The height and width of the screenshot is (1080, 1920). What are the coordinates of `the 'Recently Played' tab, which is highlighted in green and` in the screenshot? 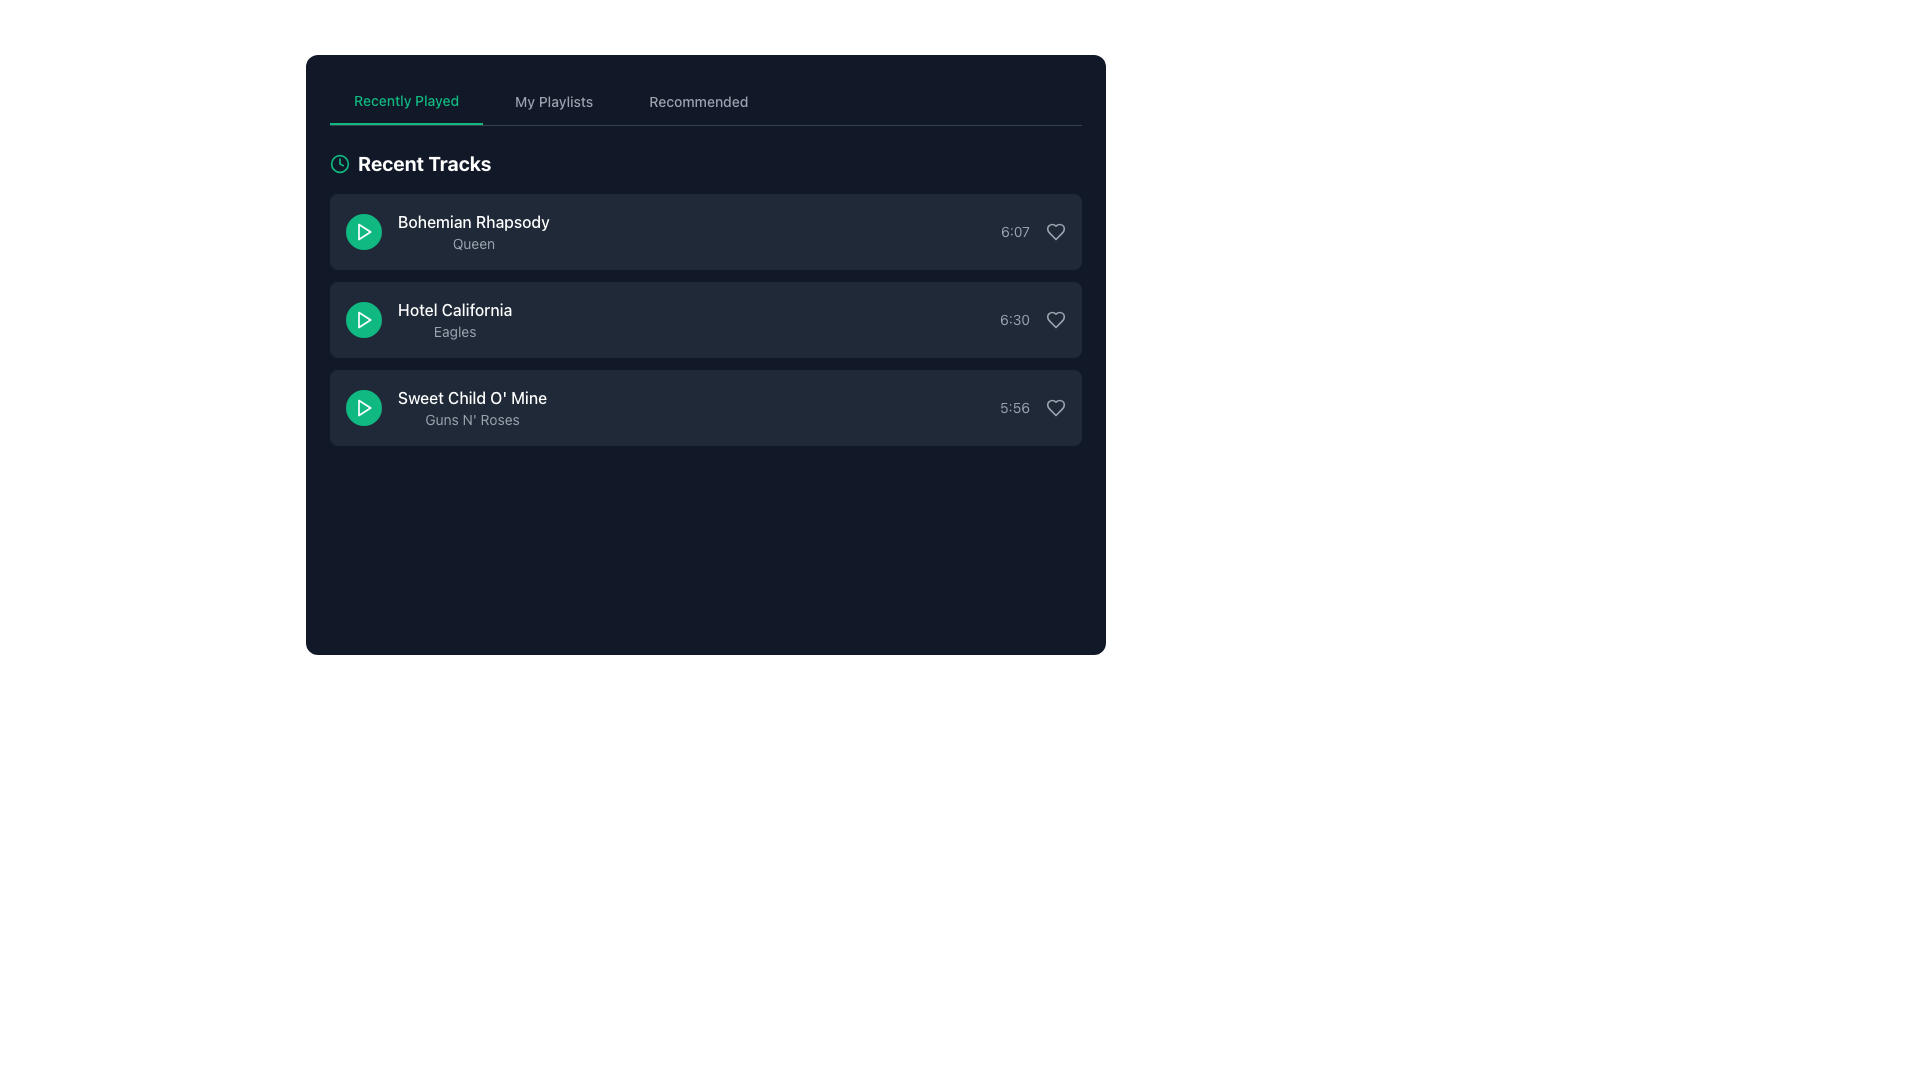 It's located at (405, 101).